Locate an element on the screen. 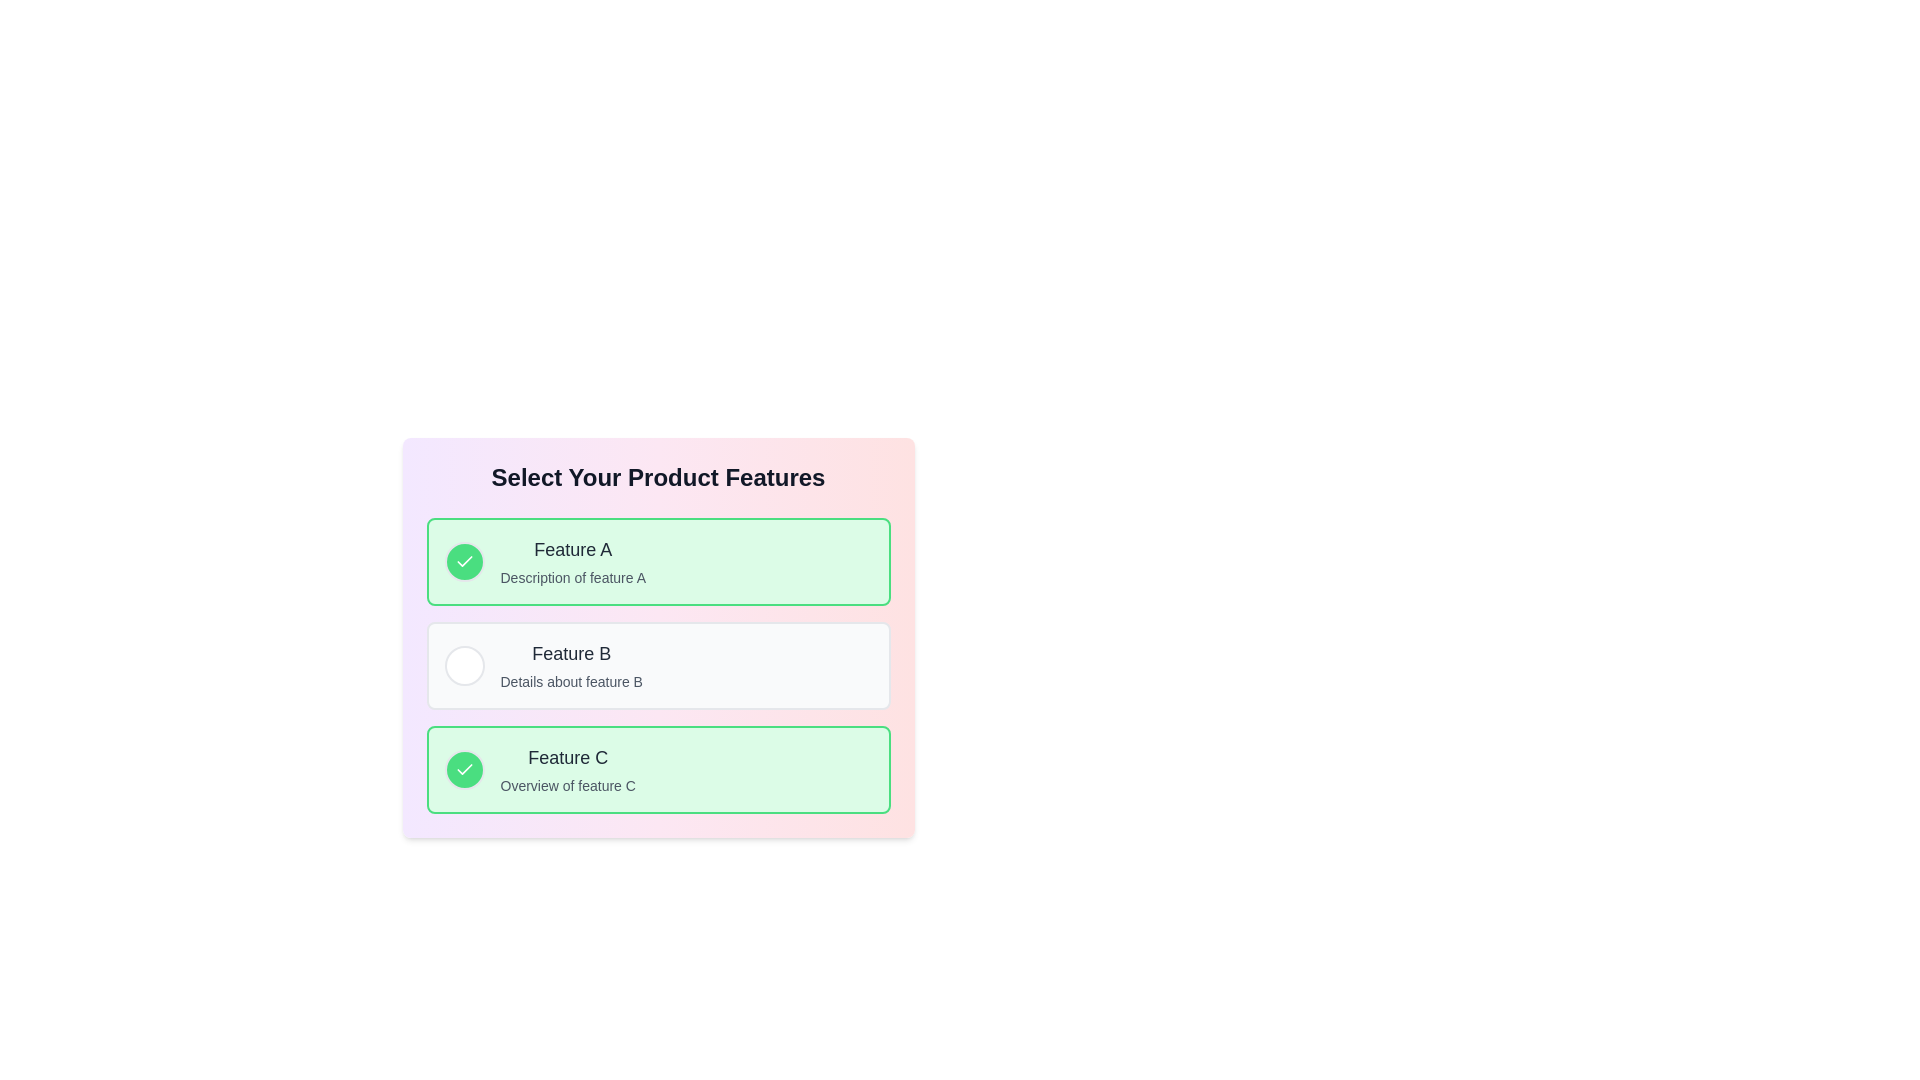 The height and width of the screenshot is (1080, 1920). the circular button with a gray border and white background located to the left of the 'Feature B' title is located at coordinates (463, 666).